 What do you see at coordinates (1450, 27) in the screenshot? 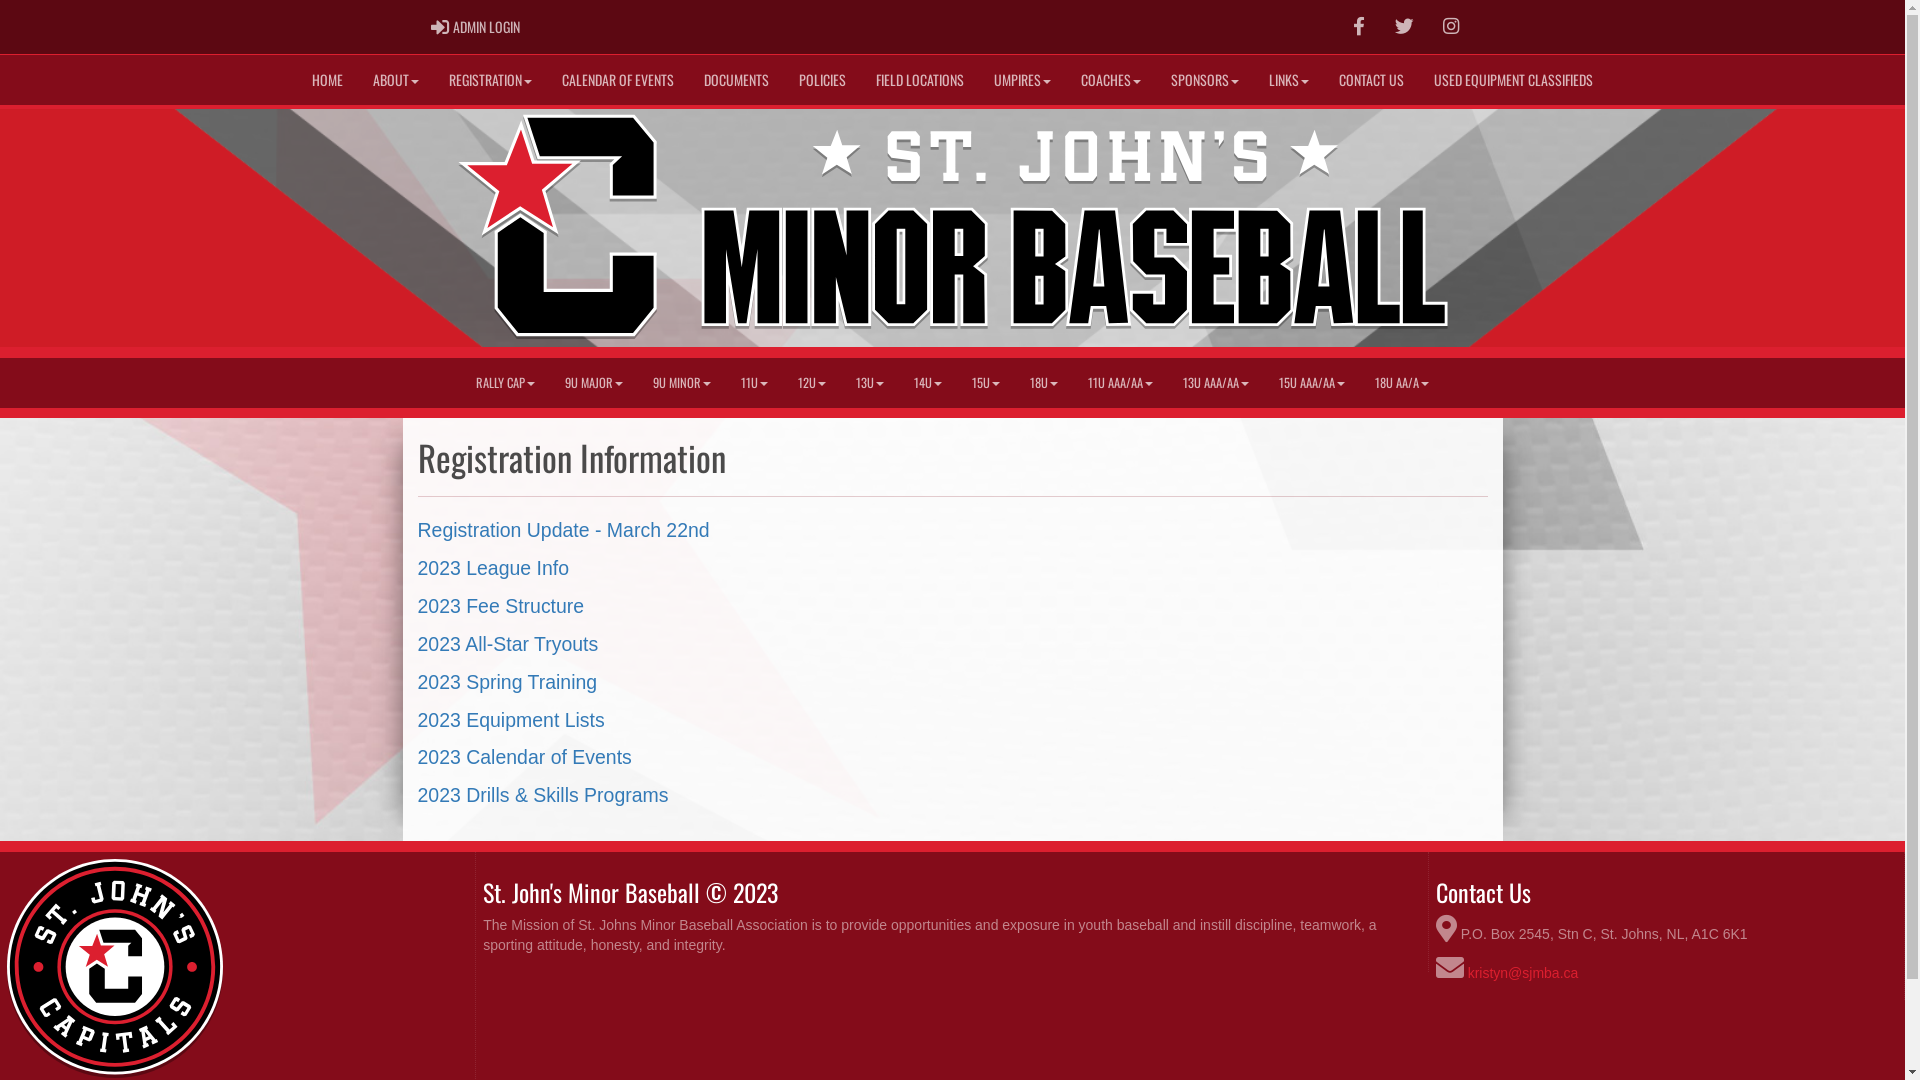
I see `'Instagram'` at bounding box center [1450, 27].